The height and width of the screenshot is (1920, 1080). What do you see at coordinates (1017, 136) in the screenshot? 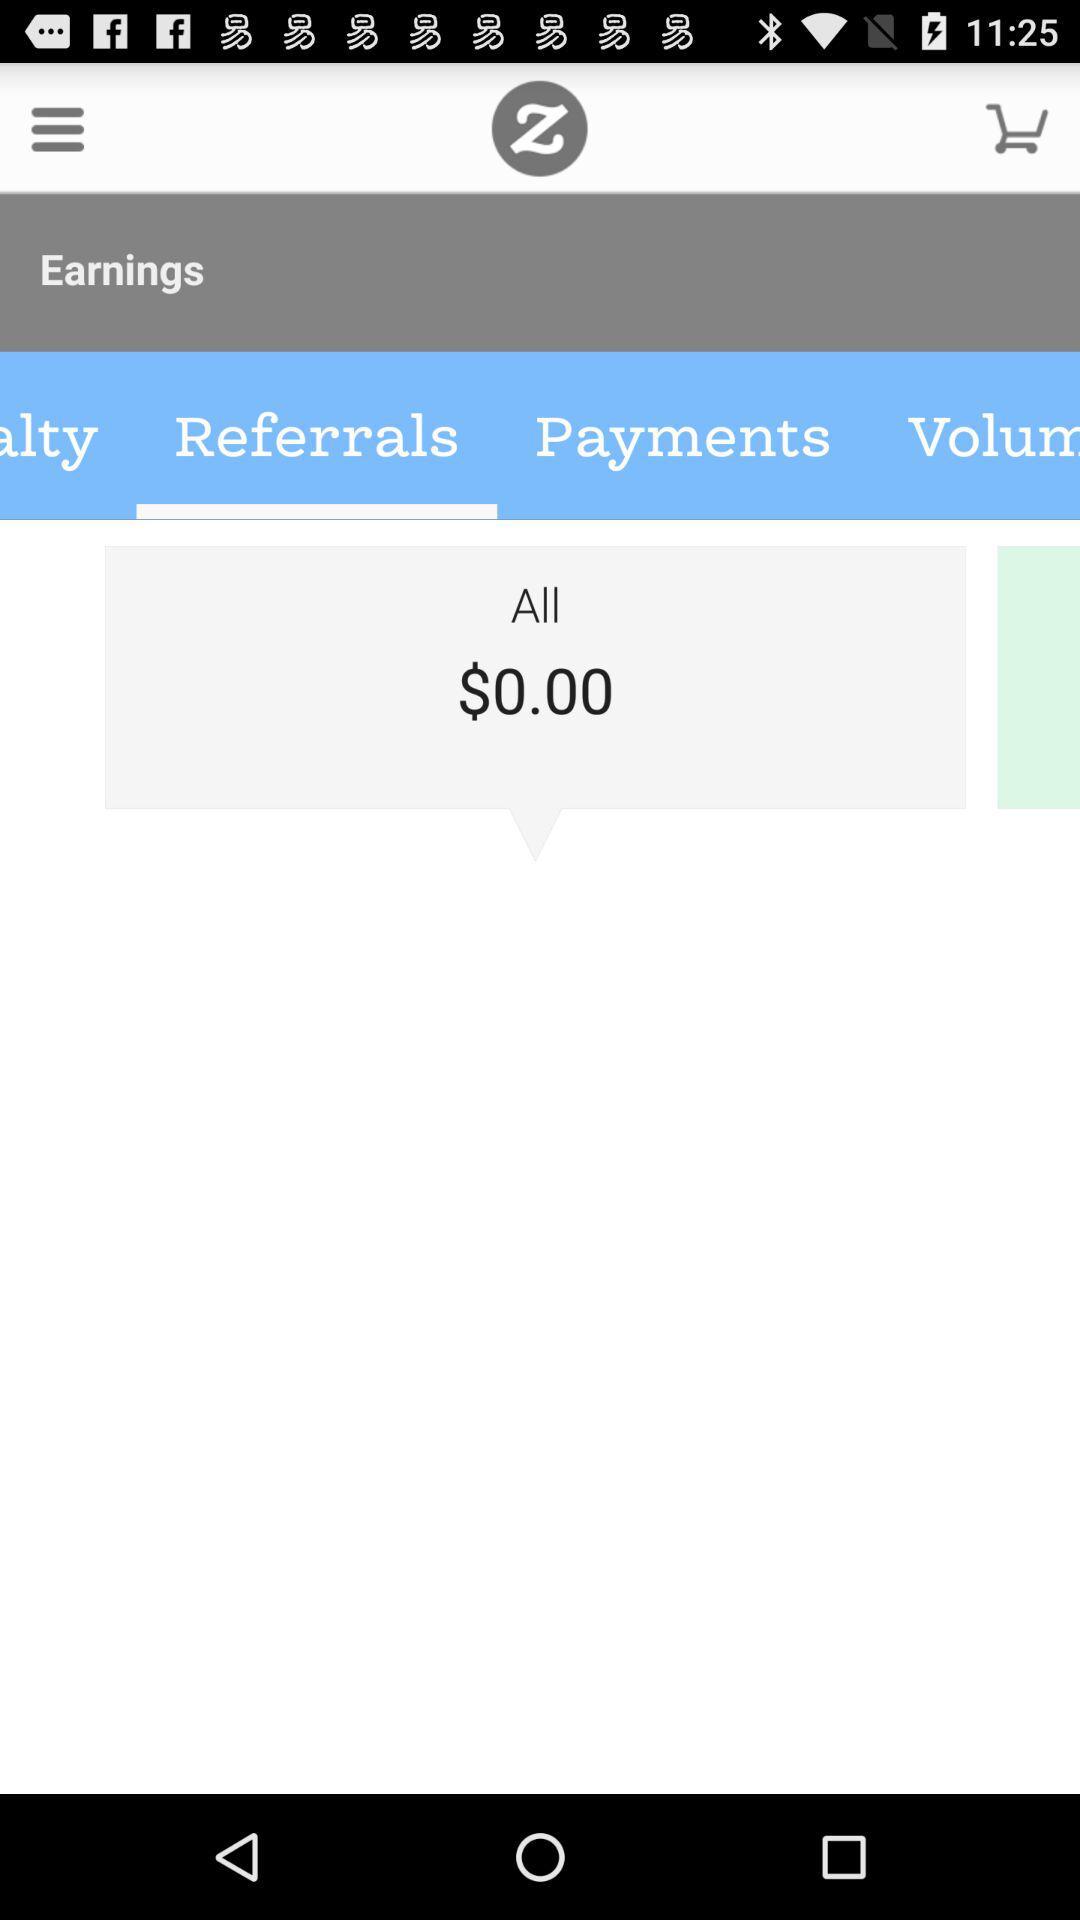
I see `the cart icon` at bounding box center [1017, 136].